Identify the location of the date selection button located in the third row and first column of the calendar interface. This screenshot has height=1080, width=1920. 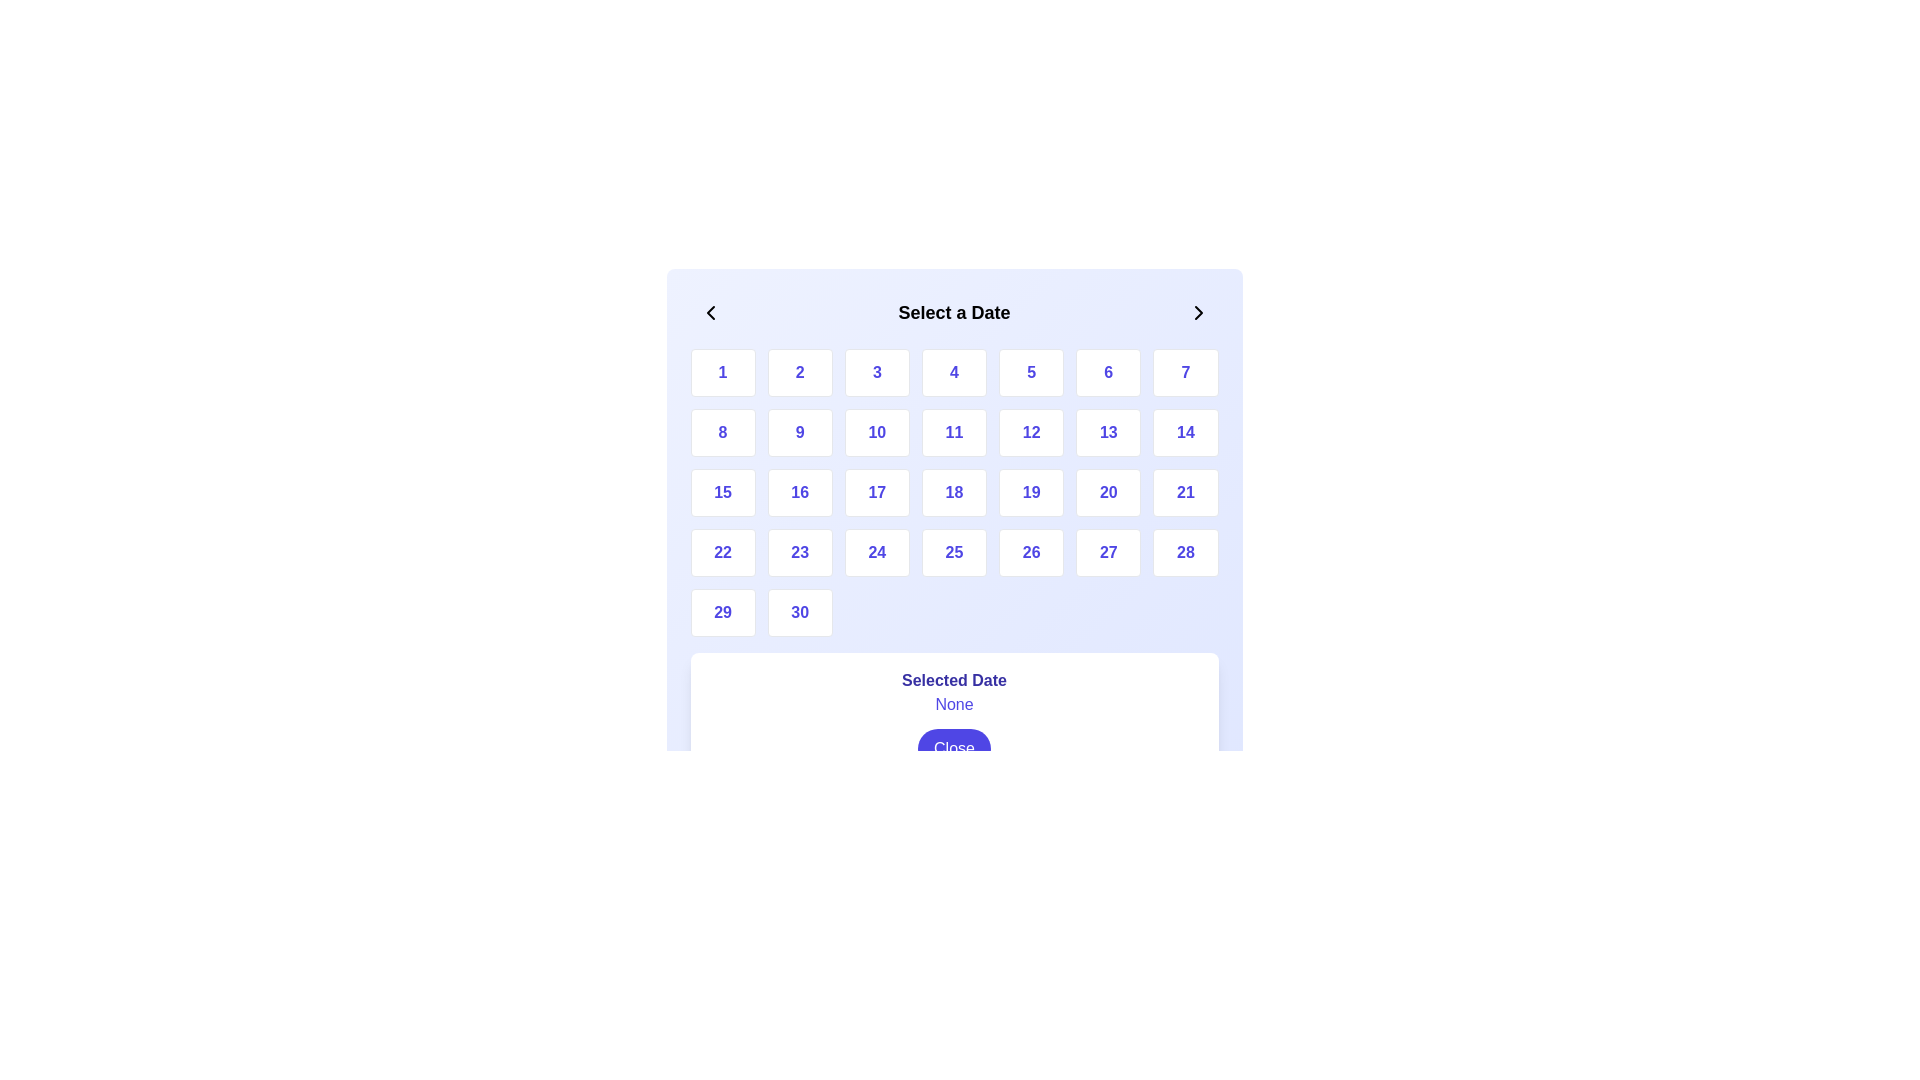
(722, 493).